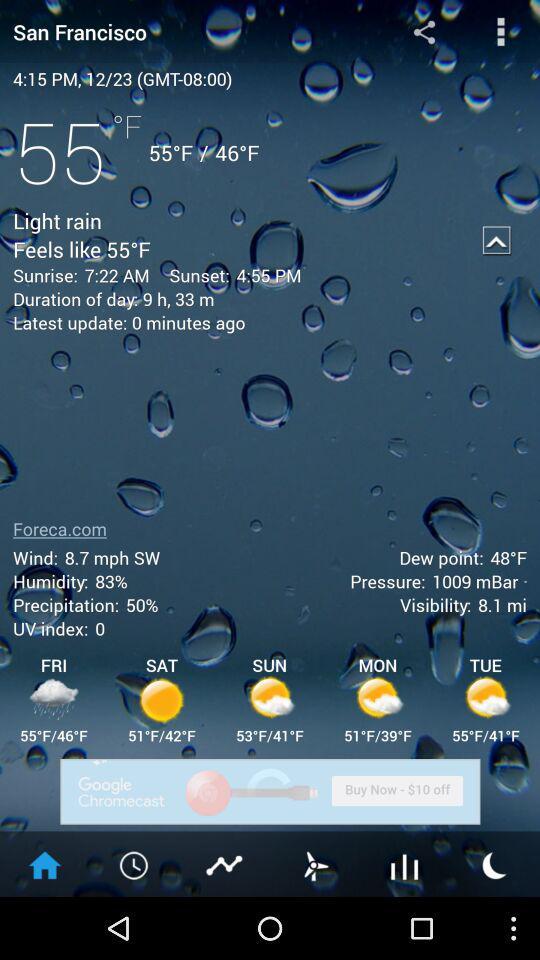 The width and height of the screenshot is (540, 960). Describe the element at coordinates (500, 30) in the screenshot. I see `hamburger button for options` at that location.